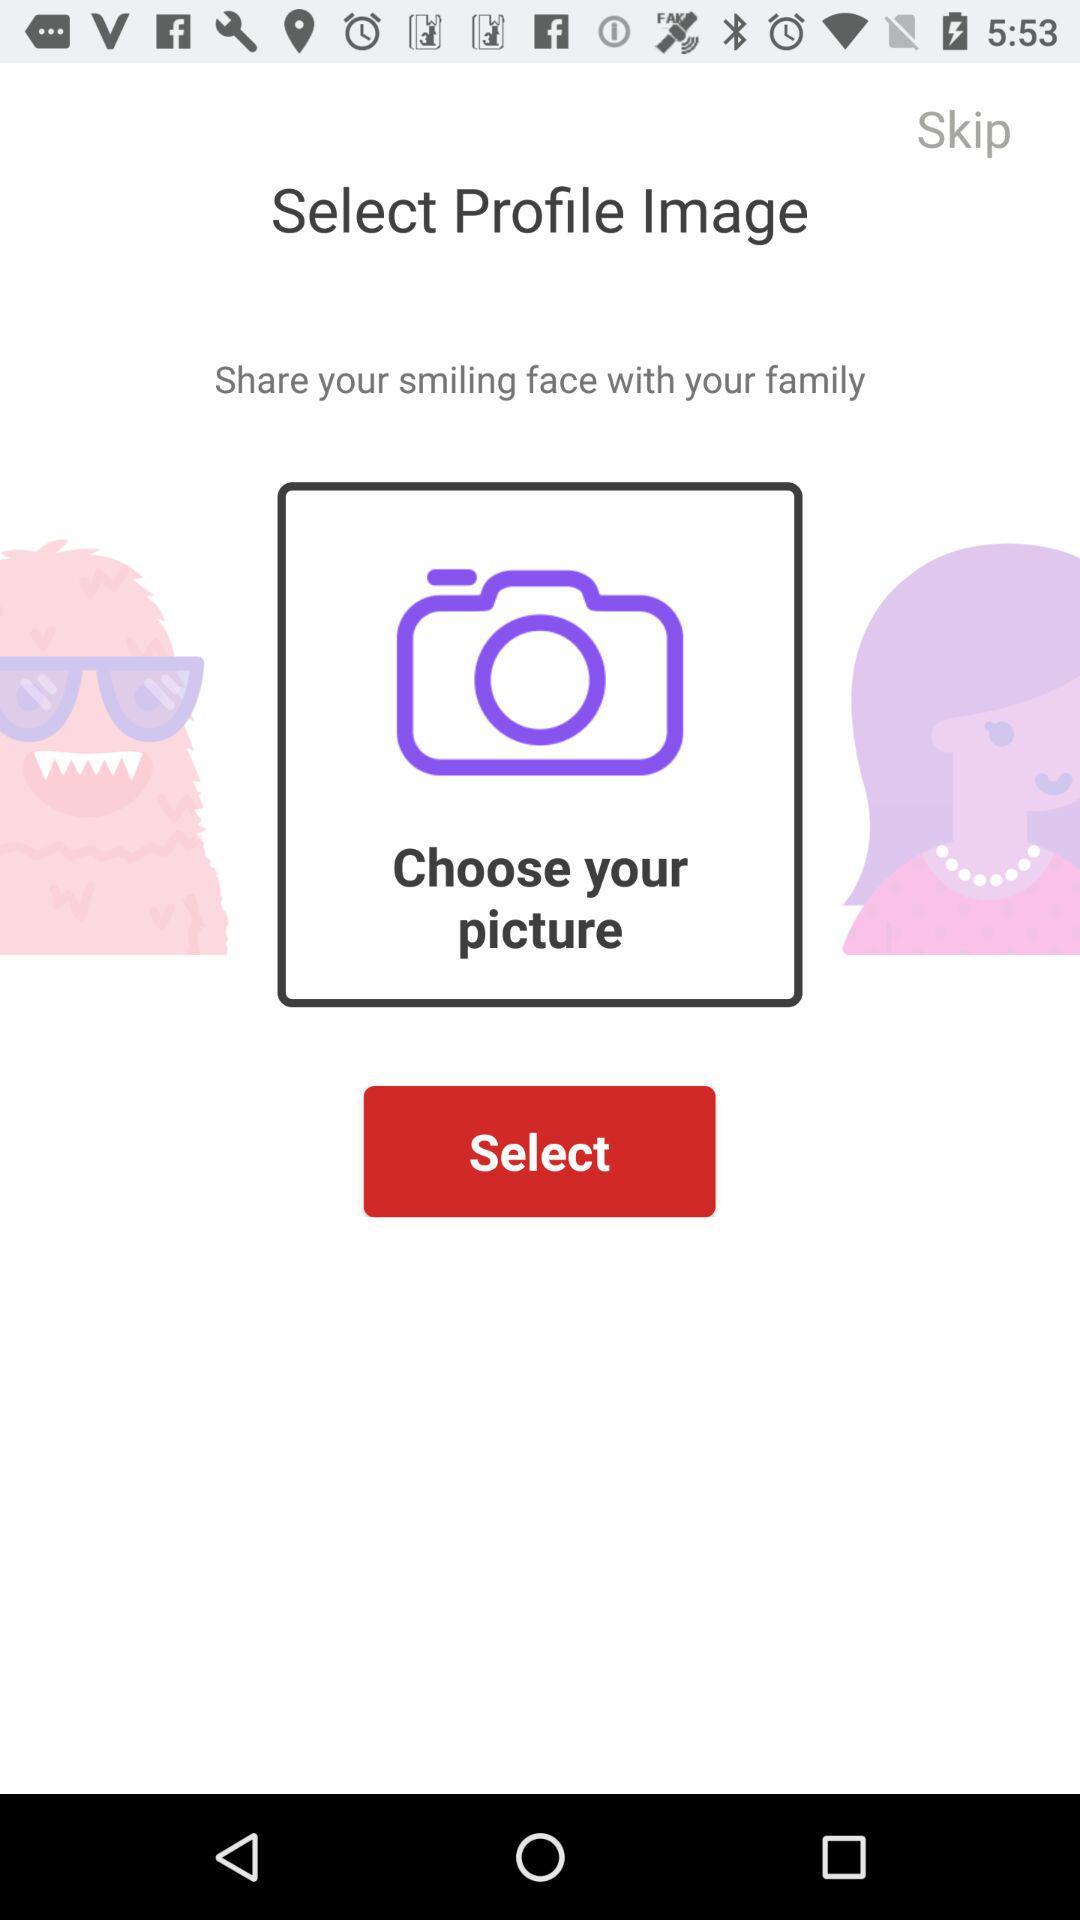 The height and width of the screenshot is (1920, 1080). I want to click on the icon above the share your smiling icon, so click(963, 127).